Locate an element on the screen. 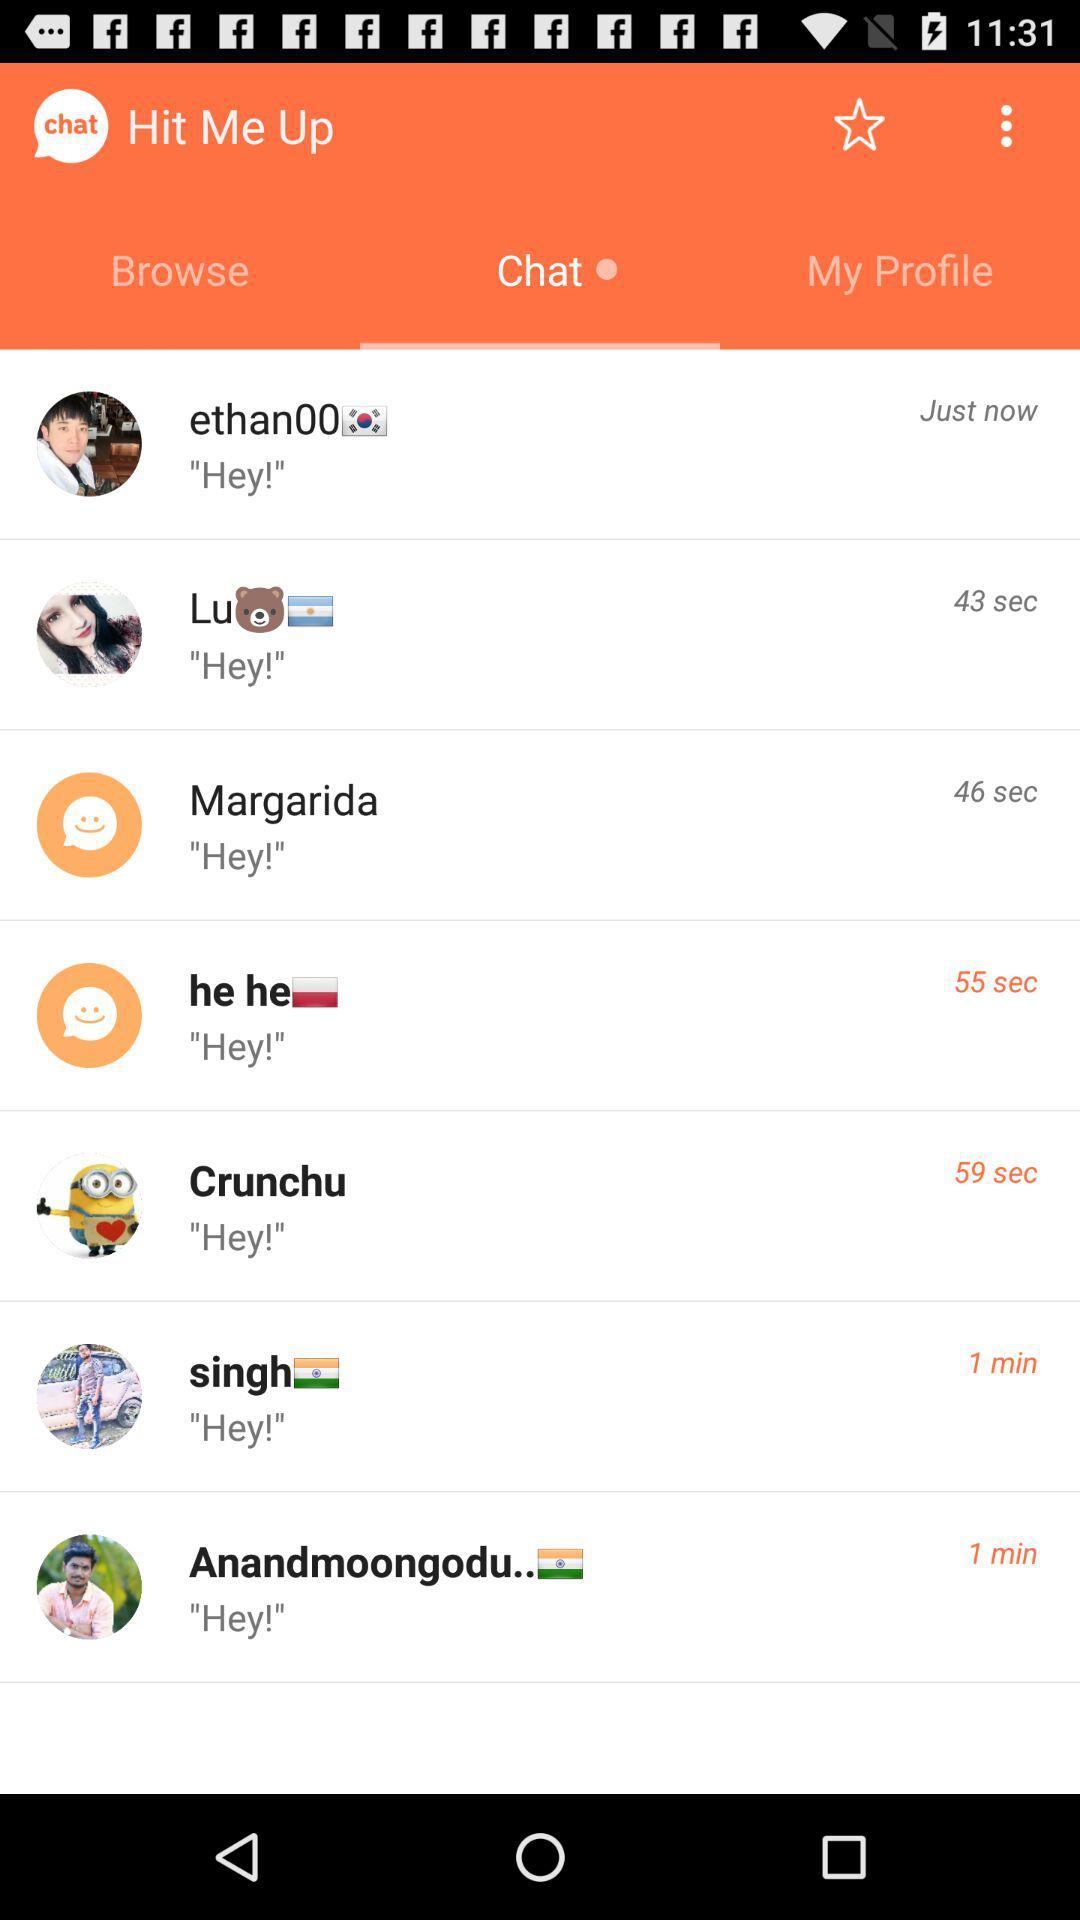  app above the just now is located at coordinates (898, 268).